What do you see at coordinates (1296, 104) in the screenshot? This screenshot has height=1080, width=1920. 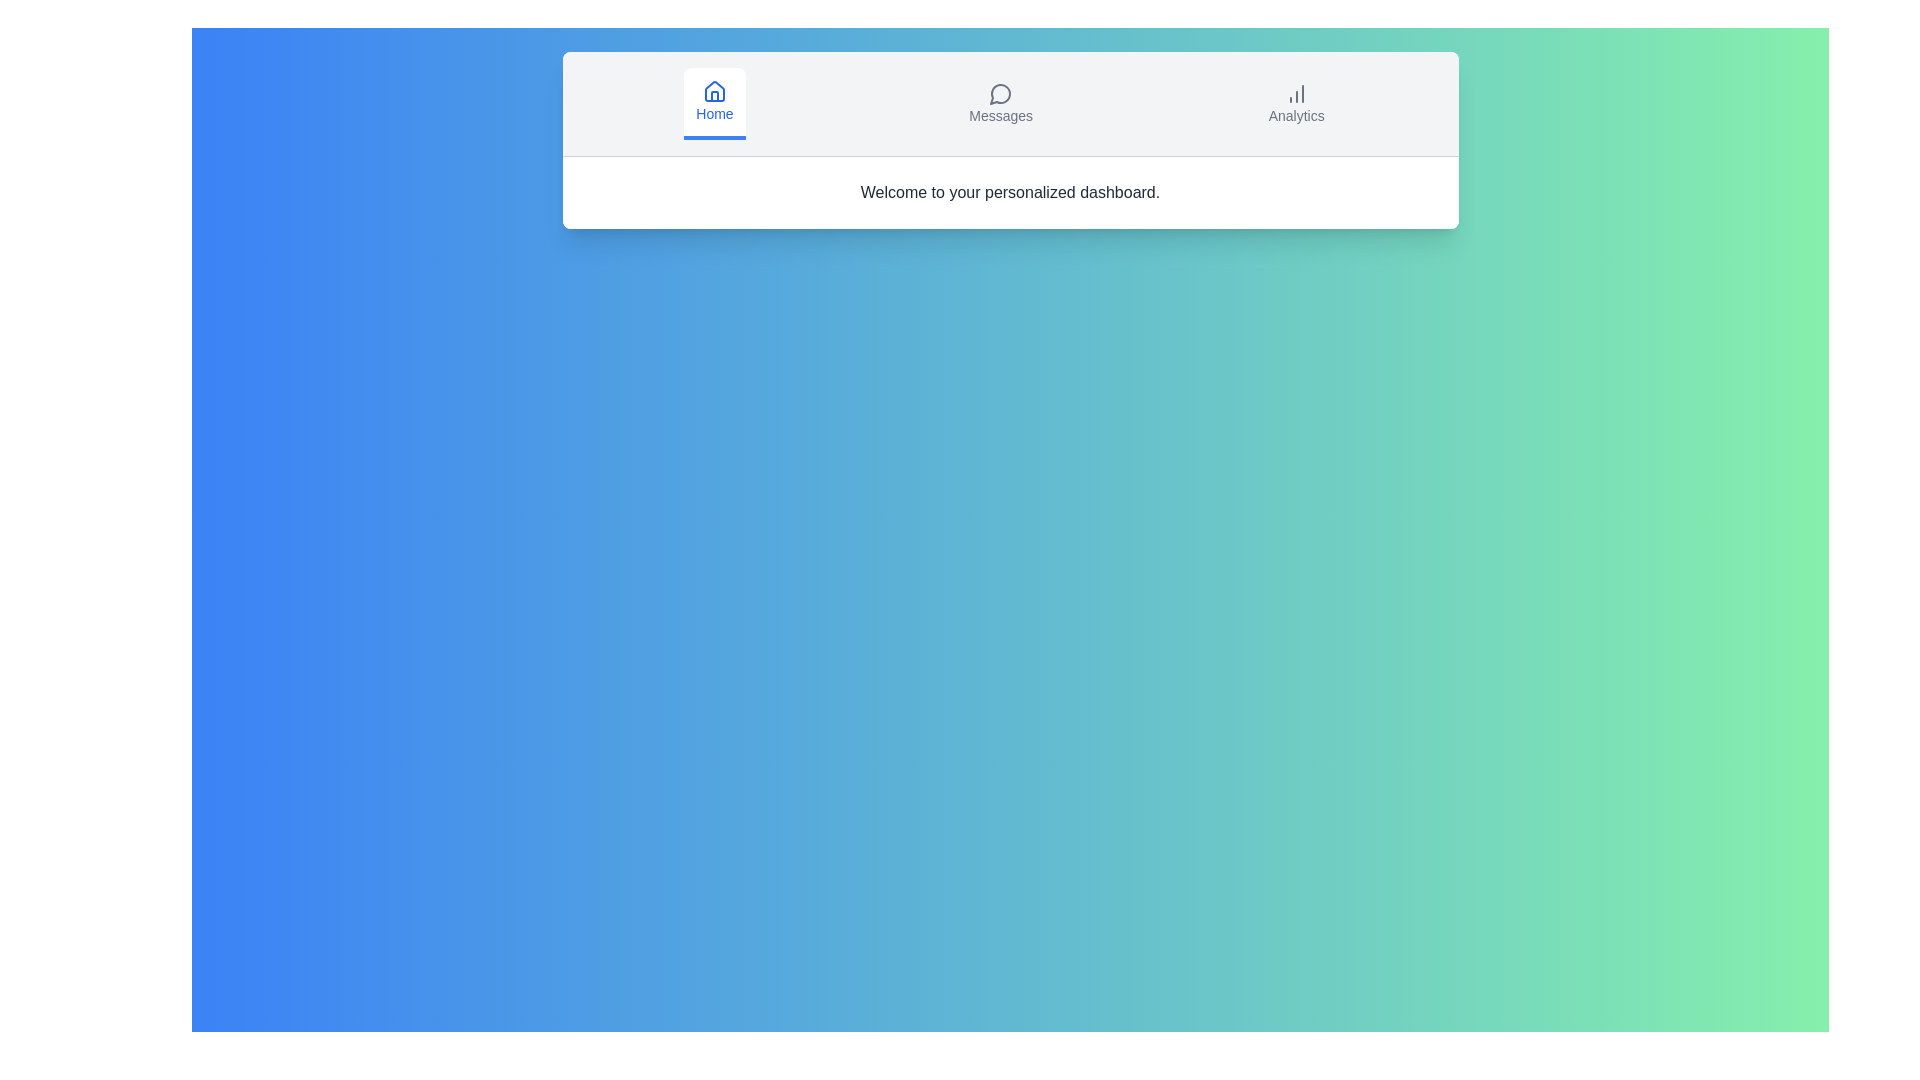 I see `the tab labeled Analytics` at bounding box center [1296, 104].